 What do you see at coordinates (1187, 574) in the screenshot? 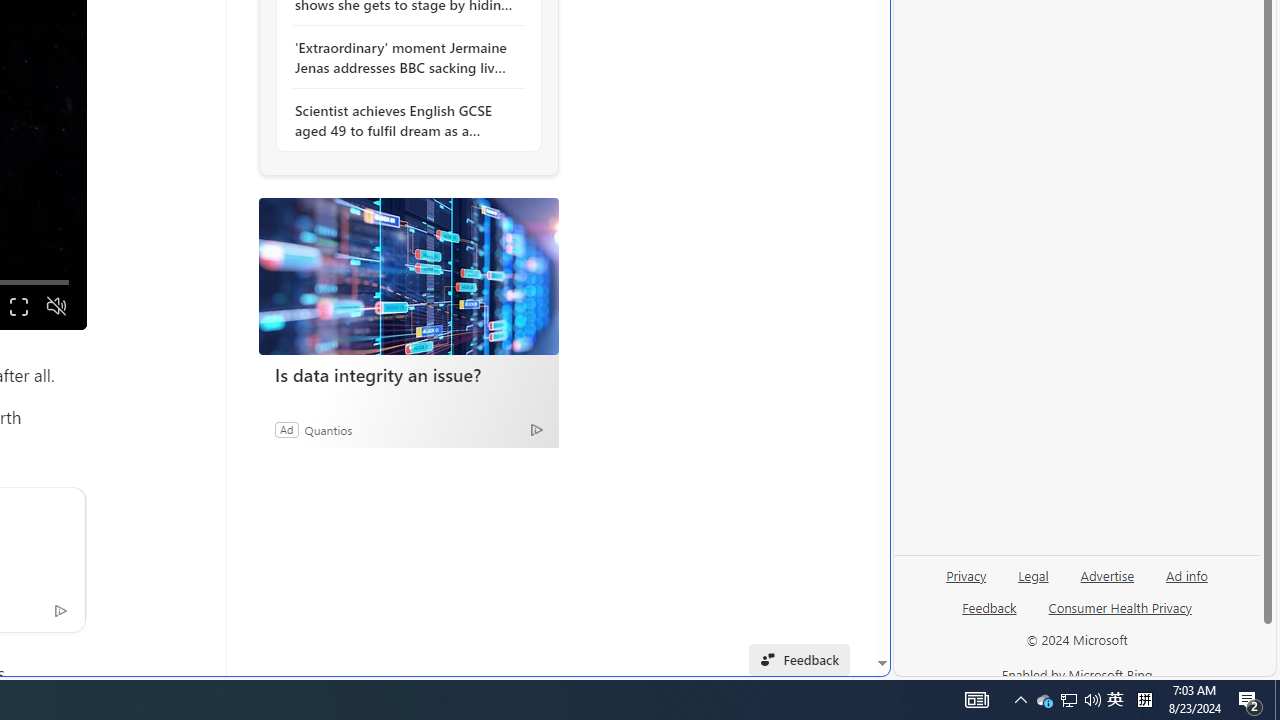
I see `'Ad info'` at bounding box center [1187, 574].